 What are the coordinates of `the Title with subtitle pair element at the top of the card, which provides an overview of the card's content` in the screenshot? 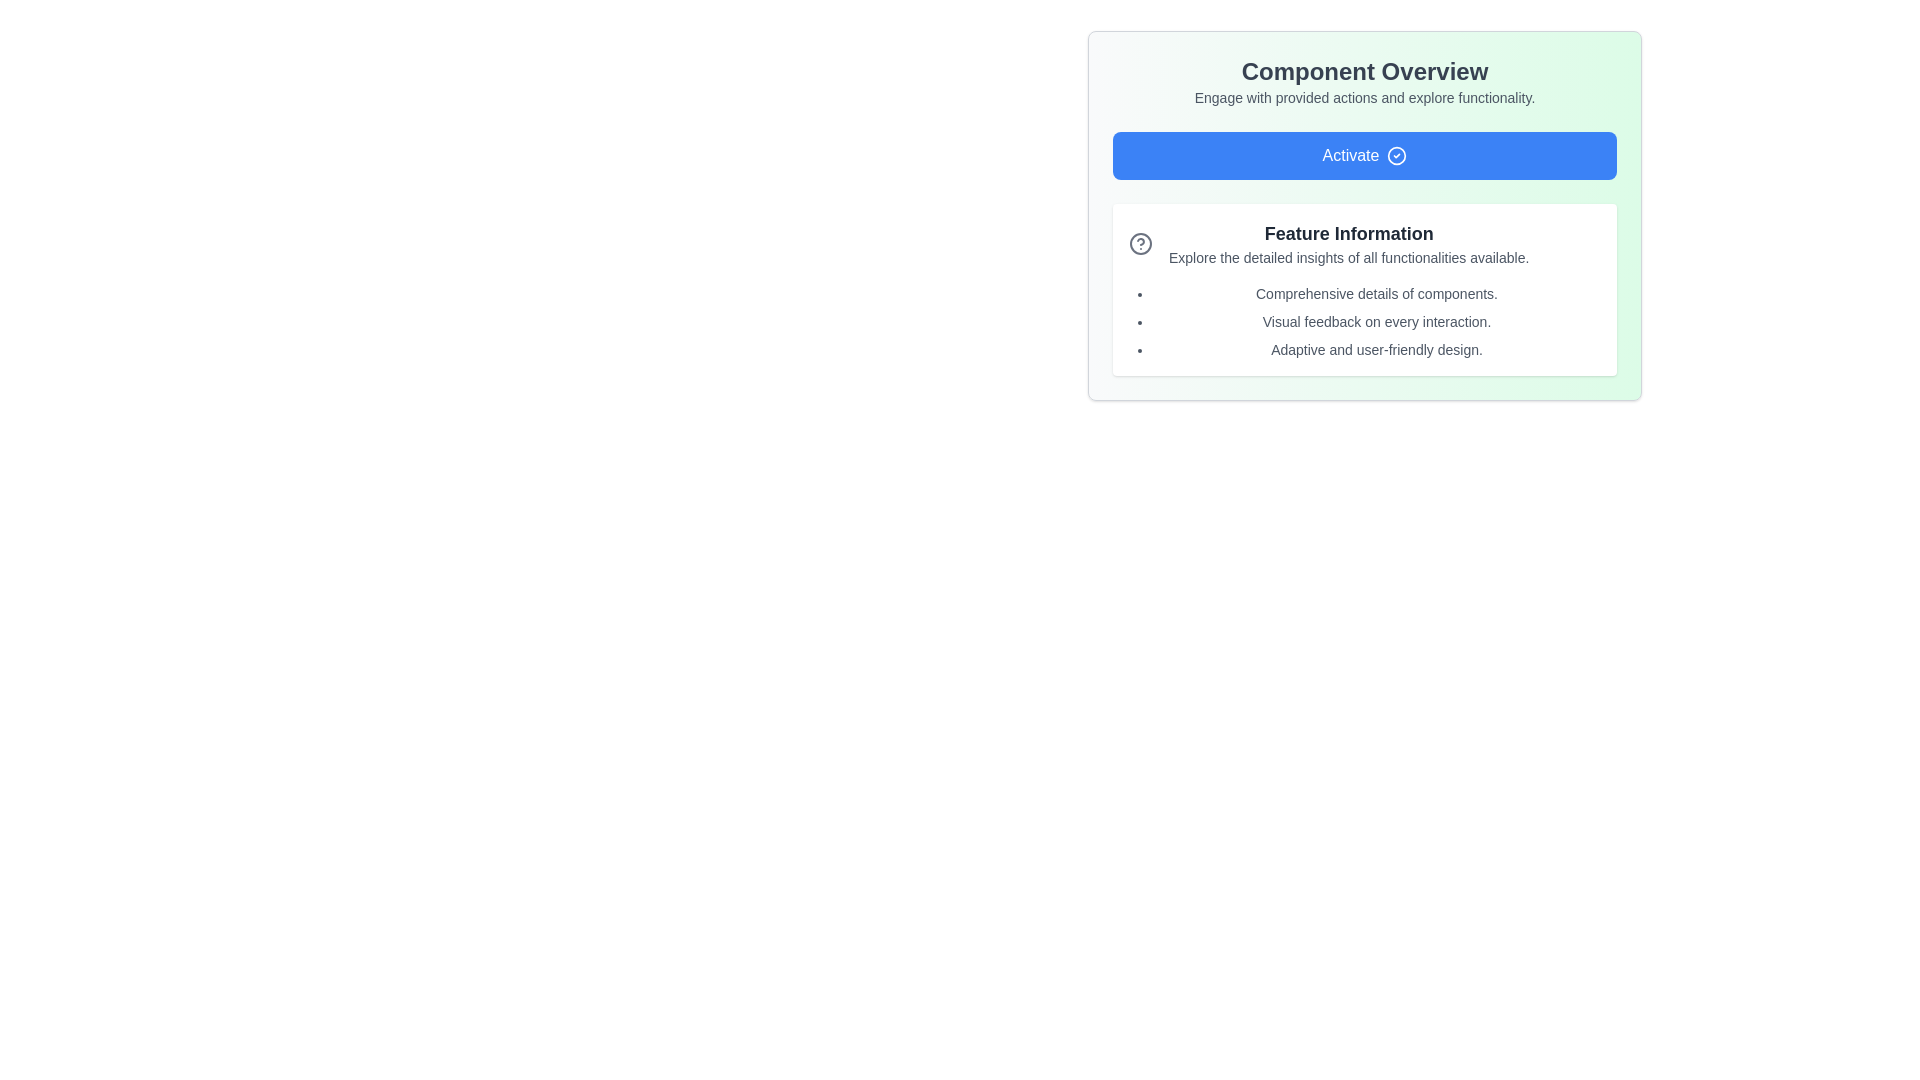 It's located at (1363, 80).